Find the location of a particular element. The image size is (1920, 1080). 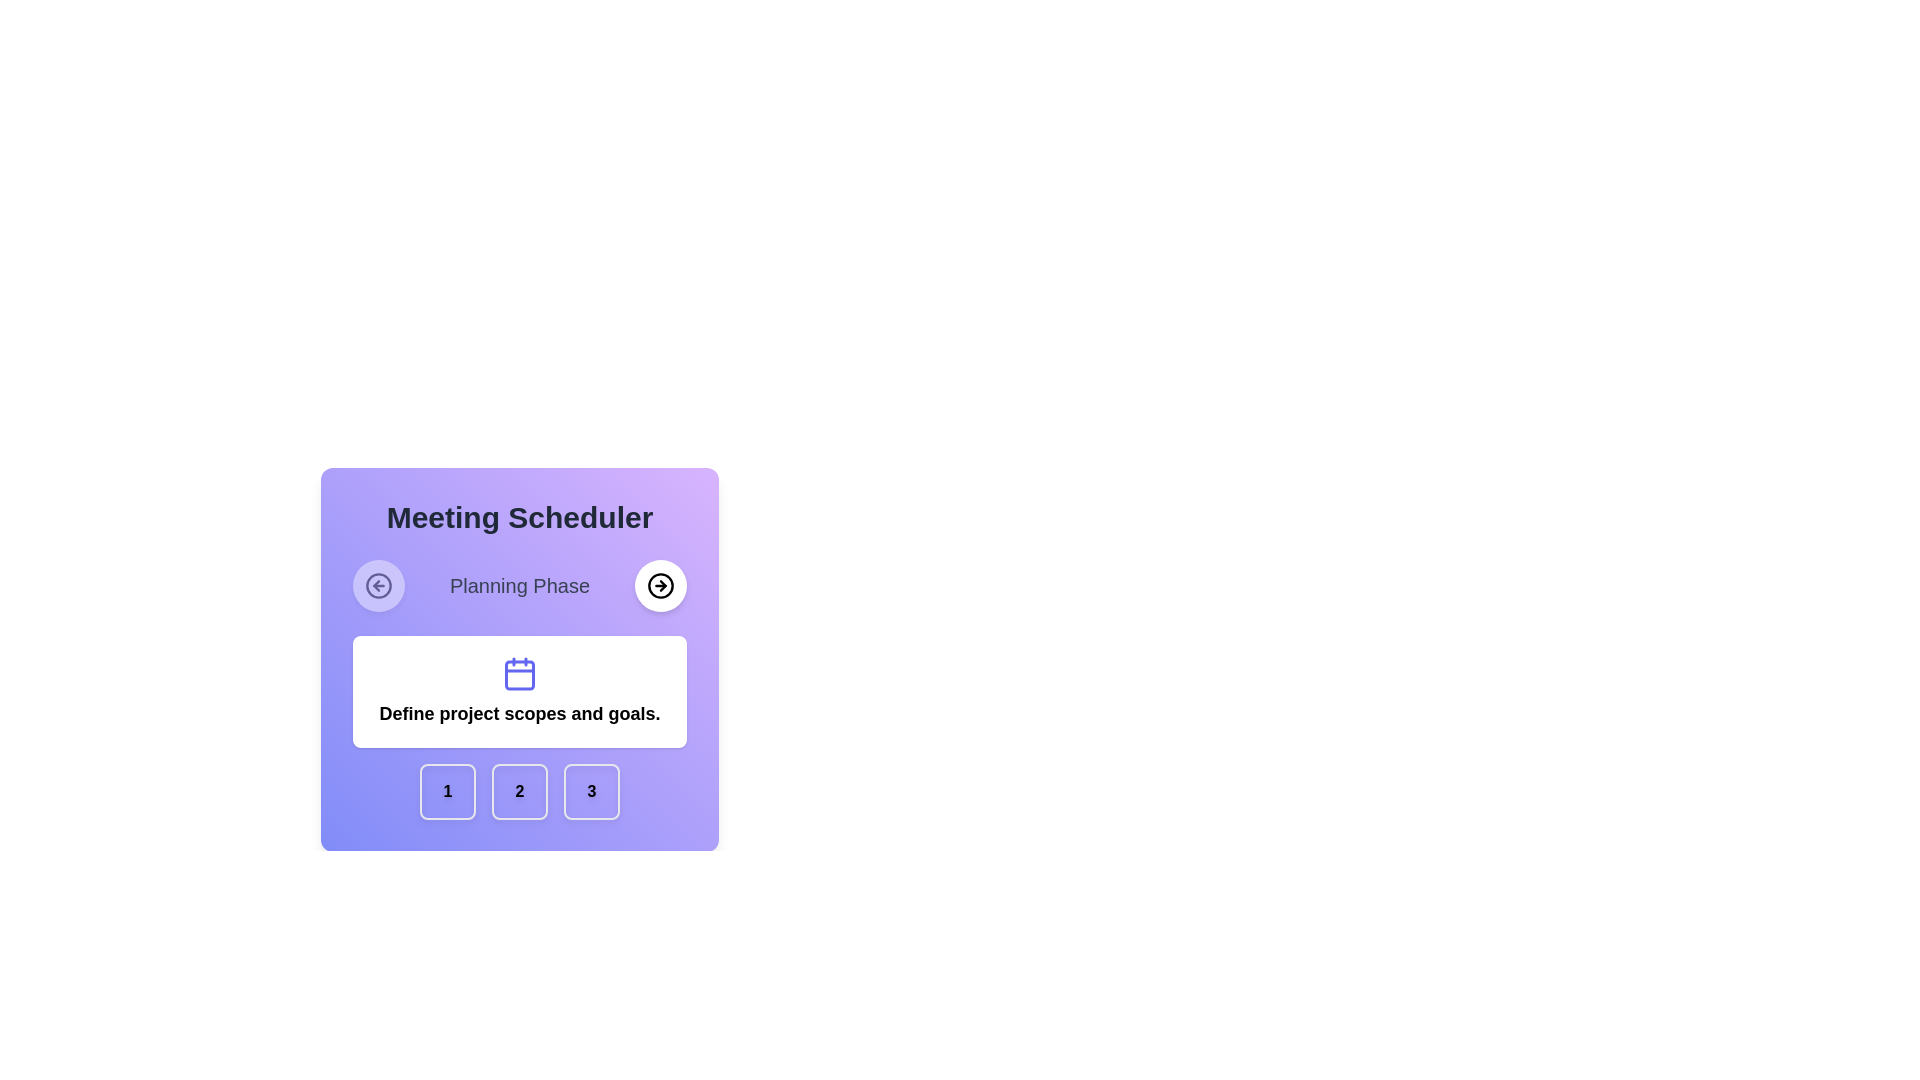

the first button in the row of three buttons at the bottom center of the card layout is located at coordinates (446, 790).